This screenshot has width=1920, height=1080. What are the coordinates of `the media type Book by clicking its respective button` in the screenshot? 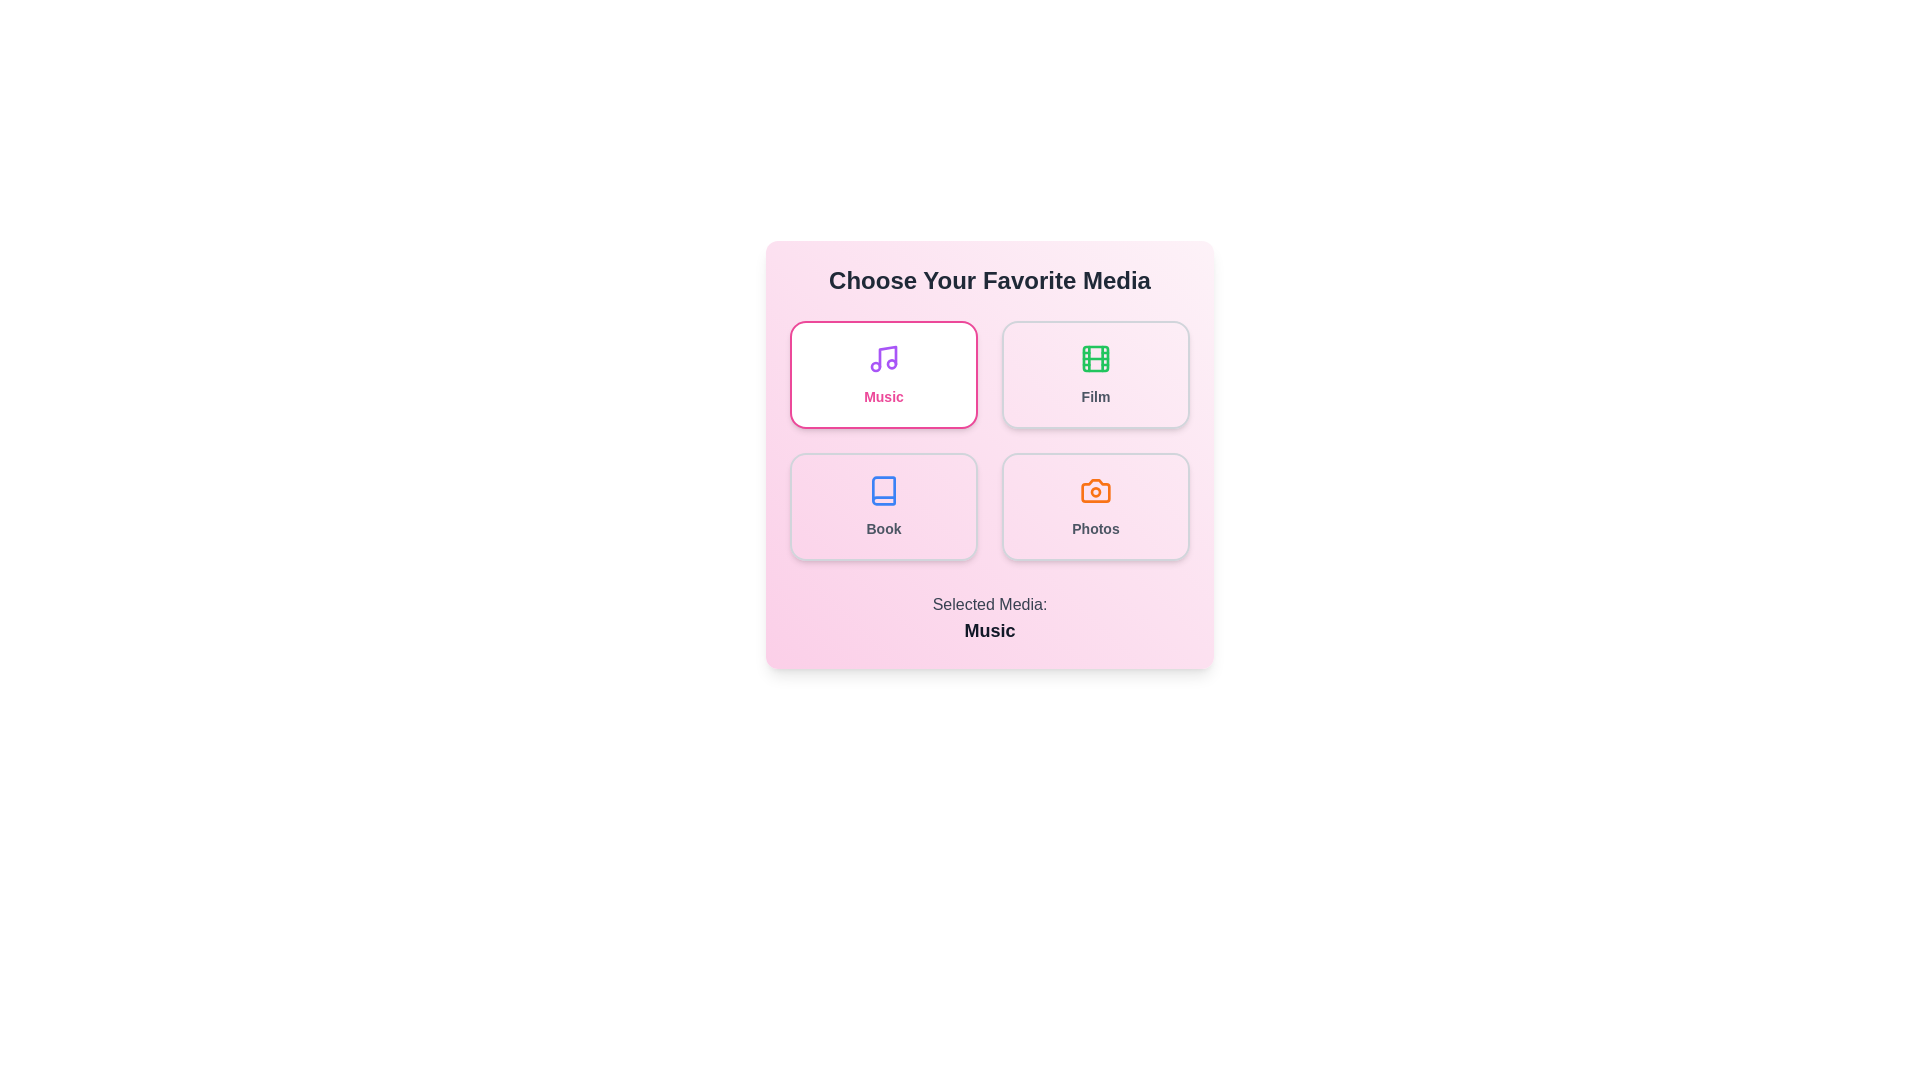 It's located at (882, 505).